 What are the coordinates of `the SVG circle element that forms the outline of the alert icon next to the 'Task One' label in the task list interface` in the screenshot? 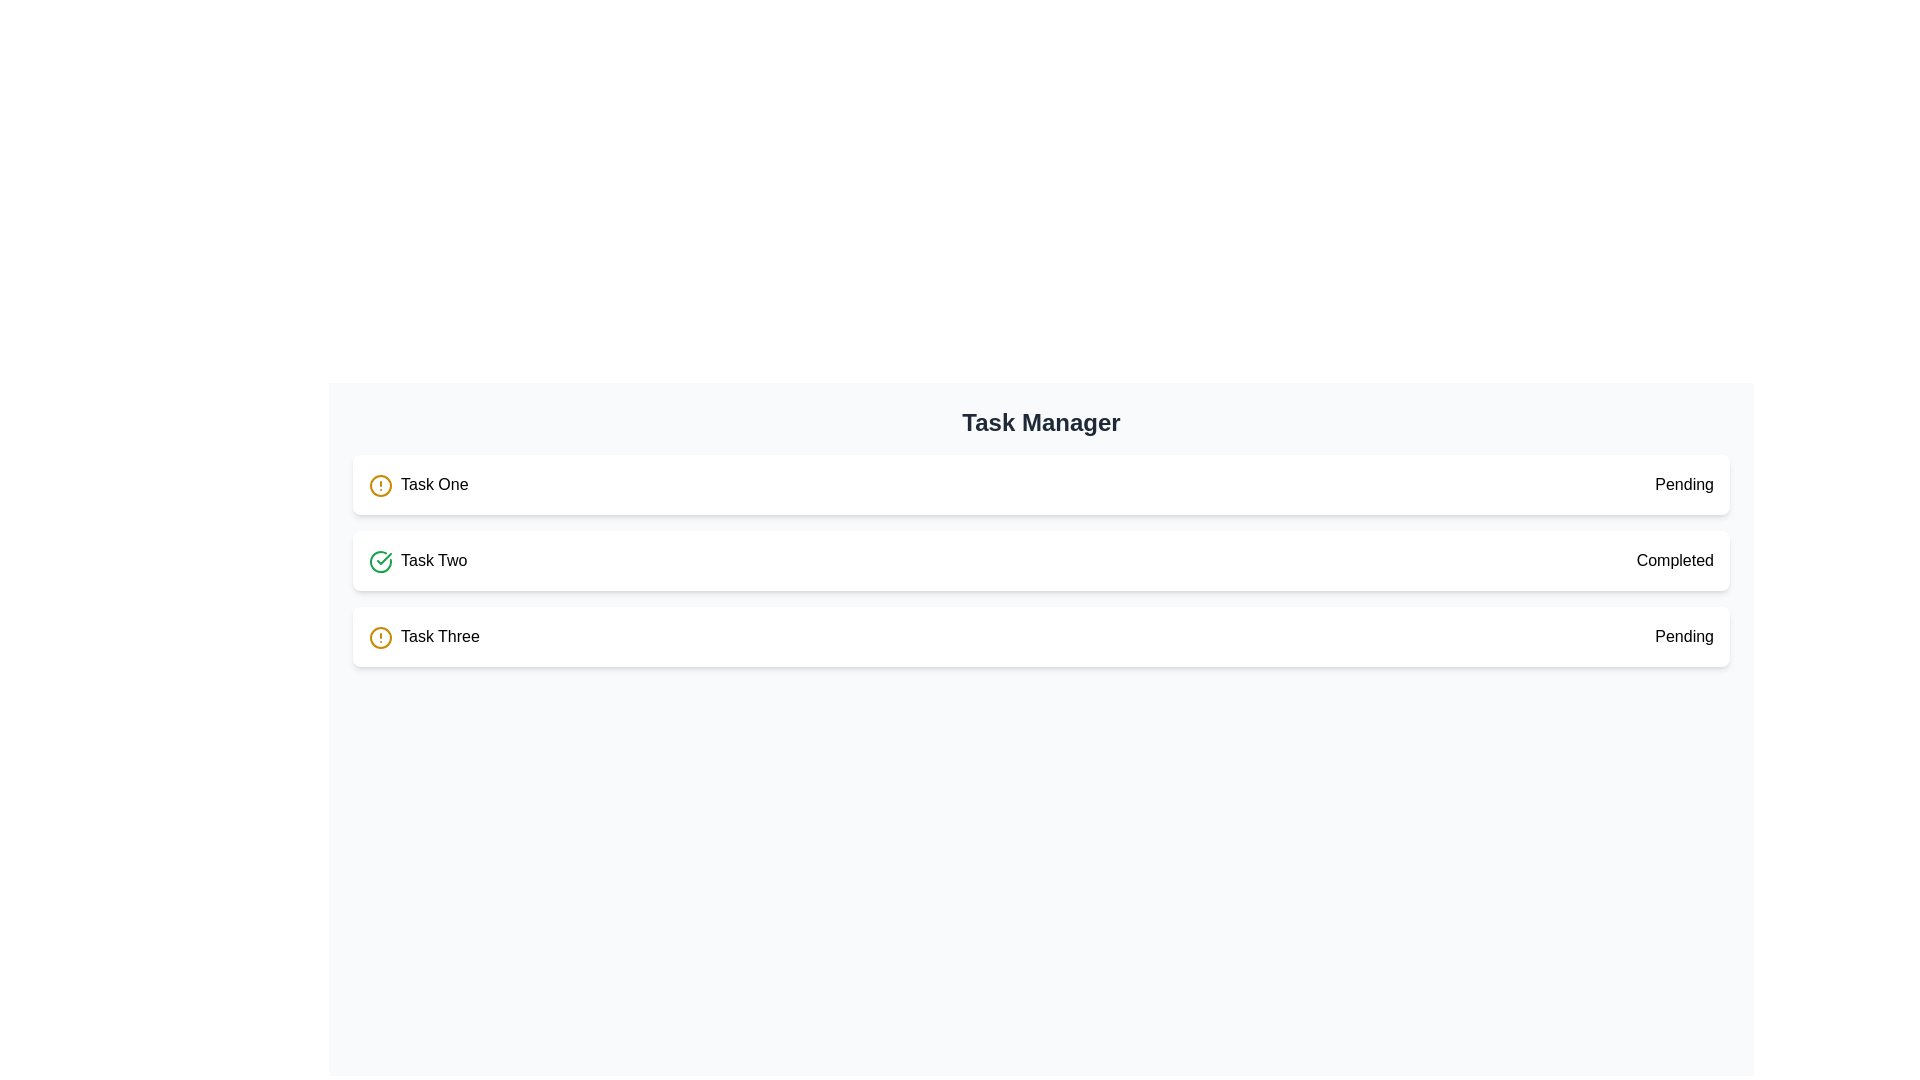 It's located at (380, 486).